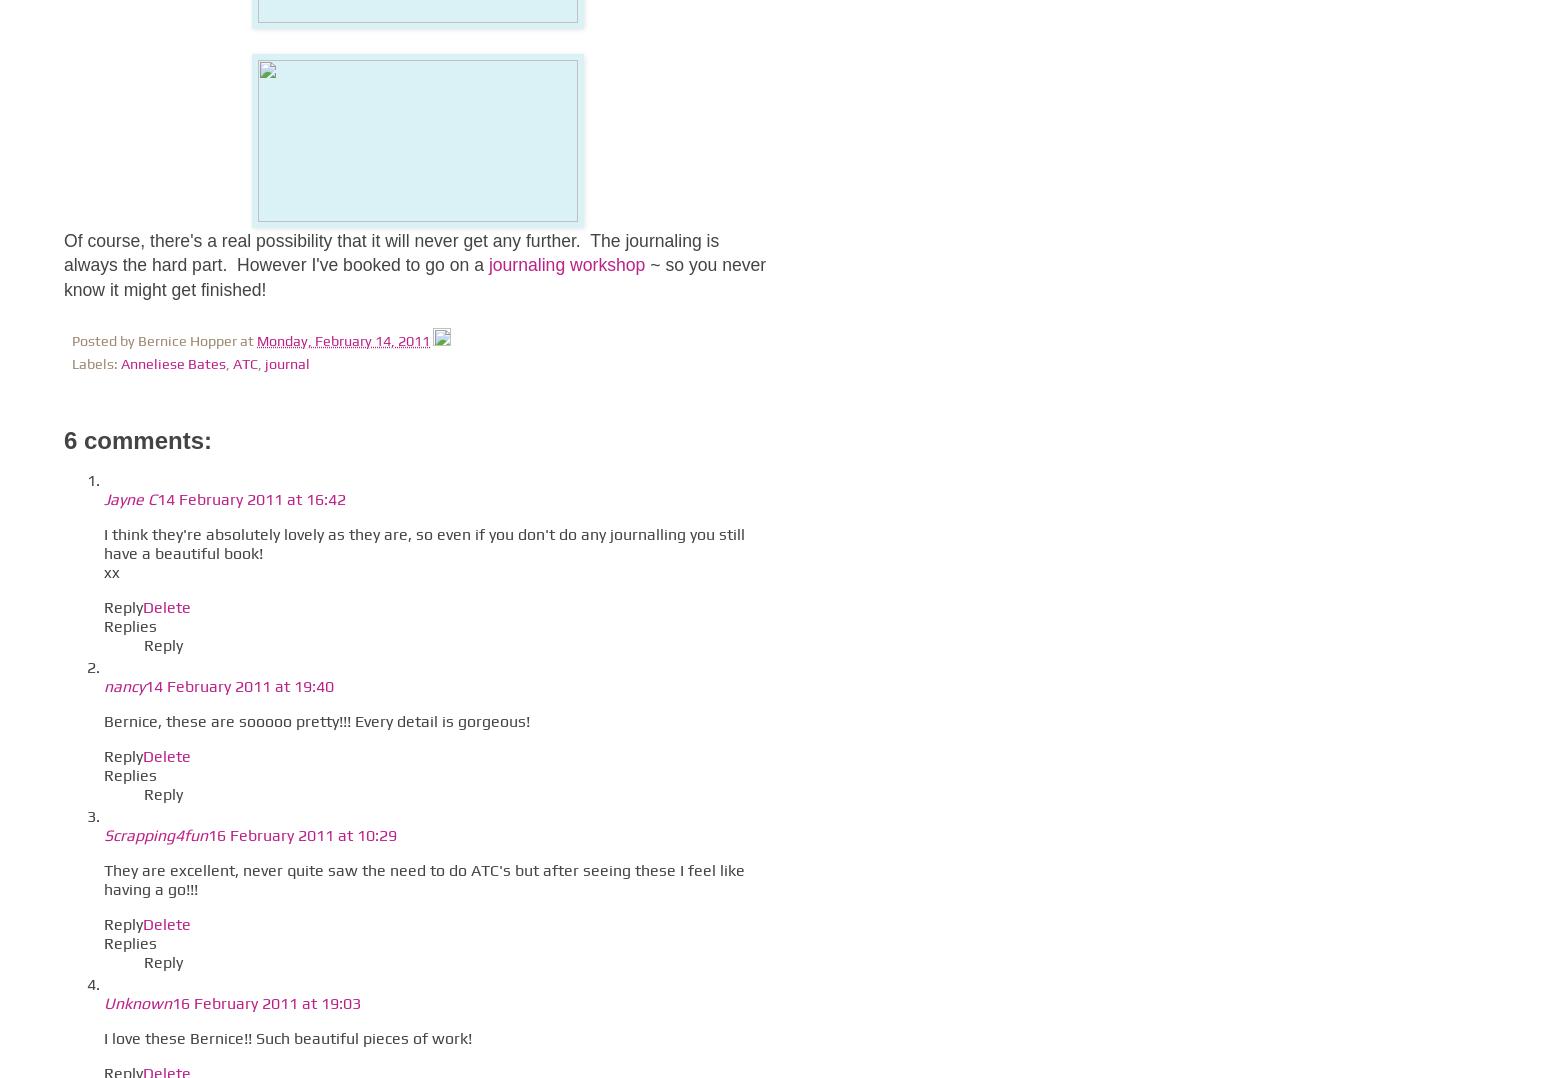 The width and height of the screenshot is (1558, 1078). What do you see at coordinates (64, 277) in the screenshot?
I see `'~ so you never know it might get finished!'` at bounding box center [64, 277].